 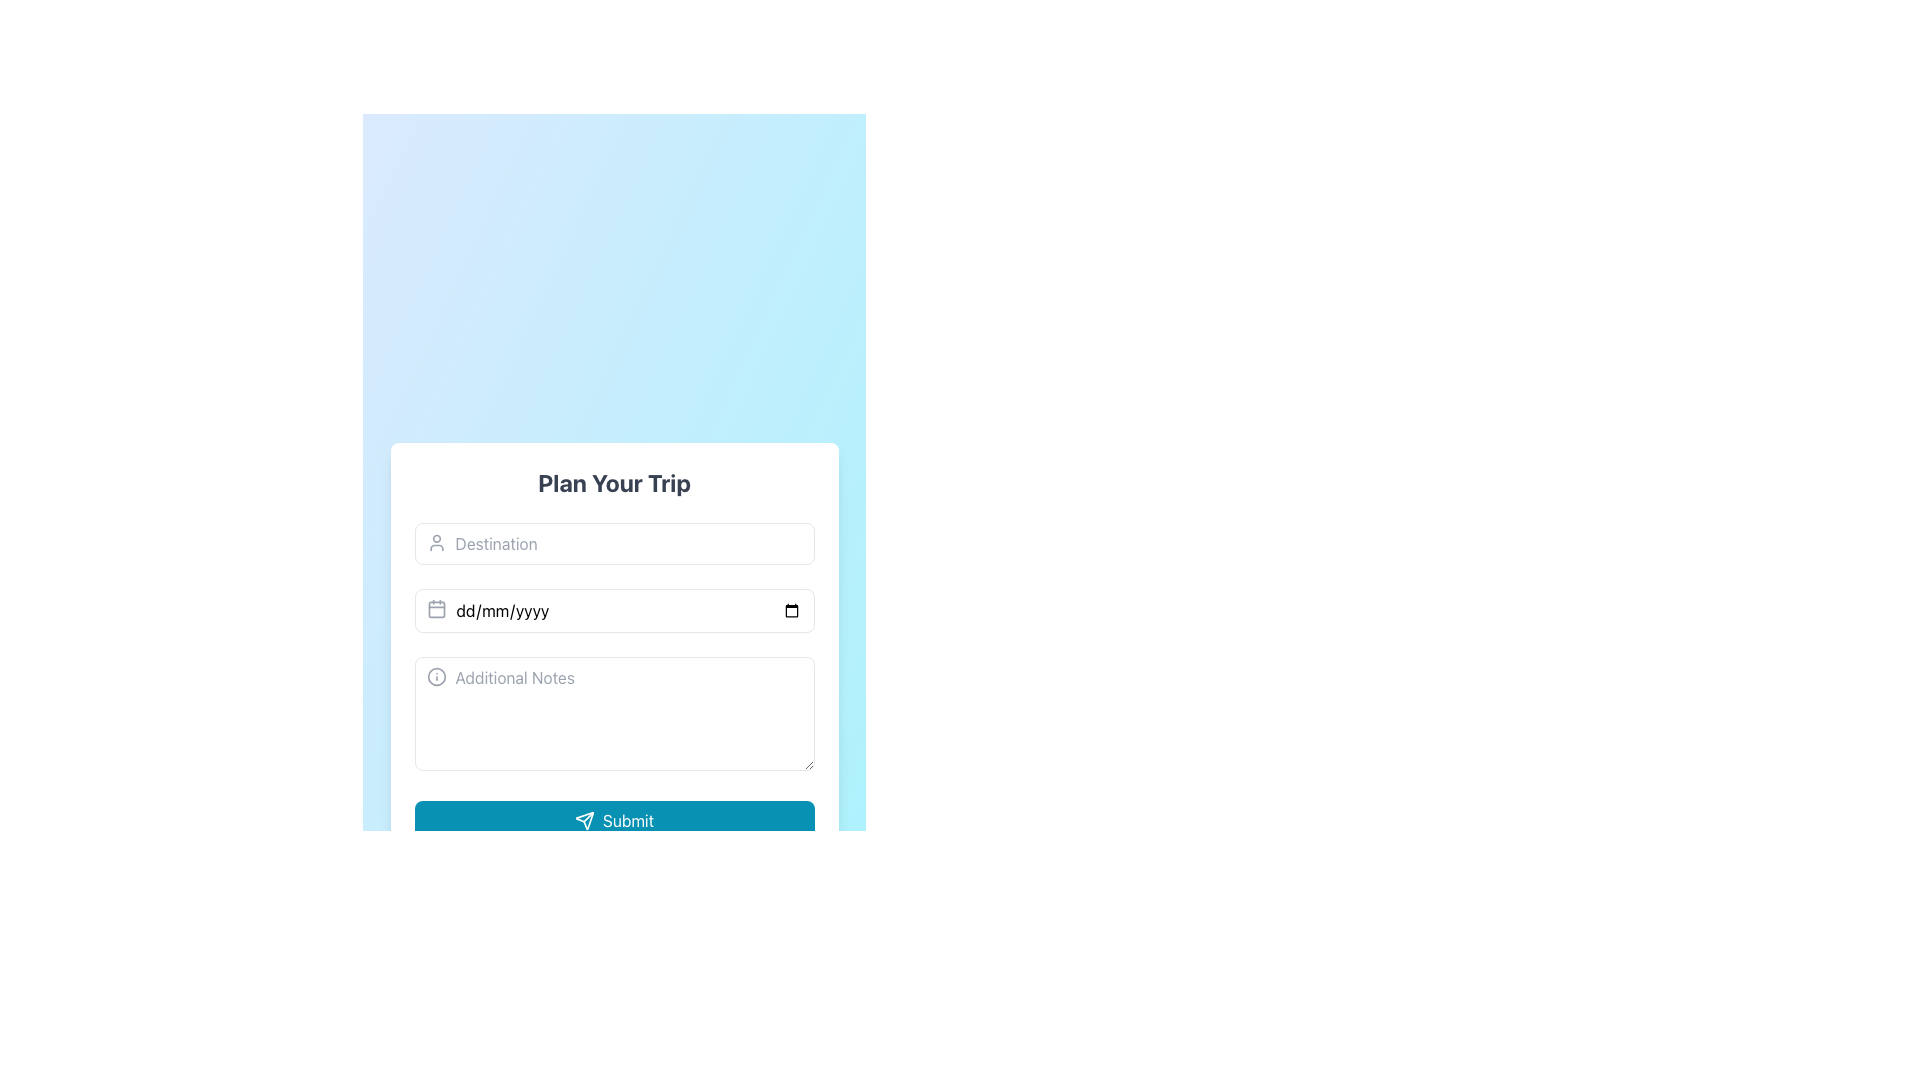 What do you see at coordinates (435, 608) in the screenshot?
I see `the calendar icon, which is a small square outline with a top bar located on the left end of the date input field in the 'Plan Your Trip' form` at bounding box center [435, 608].